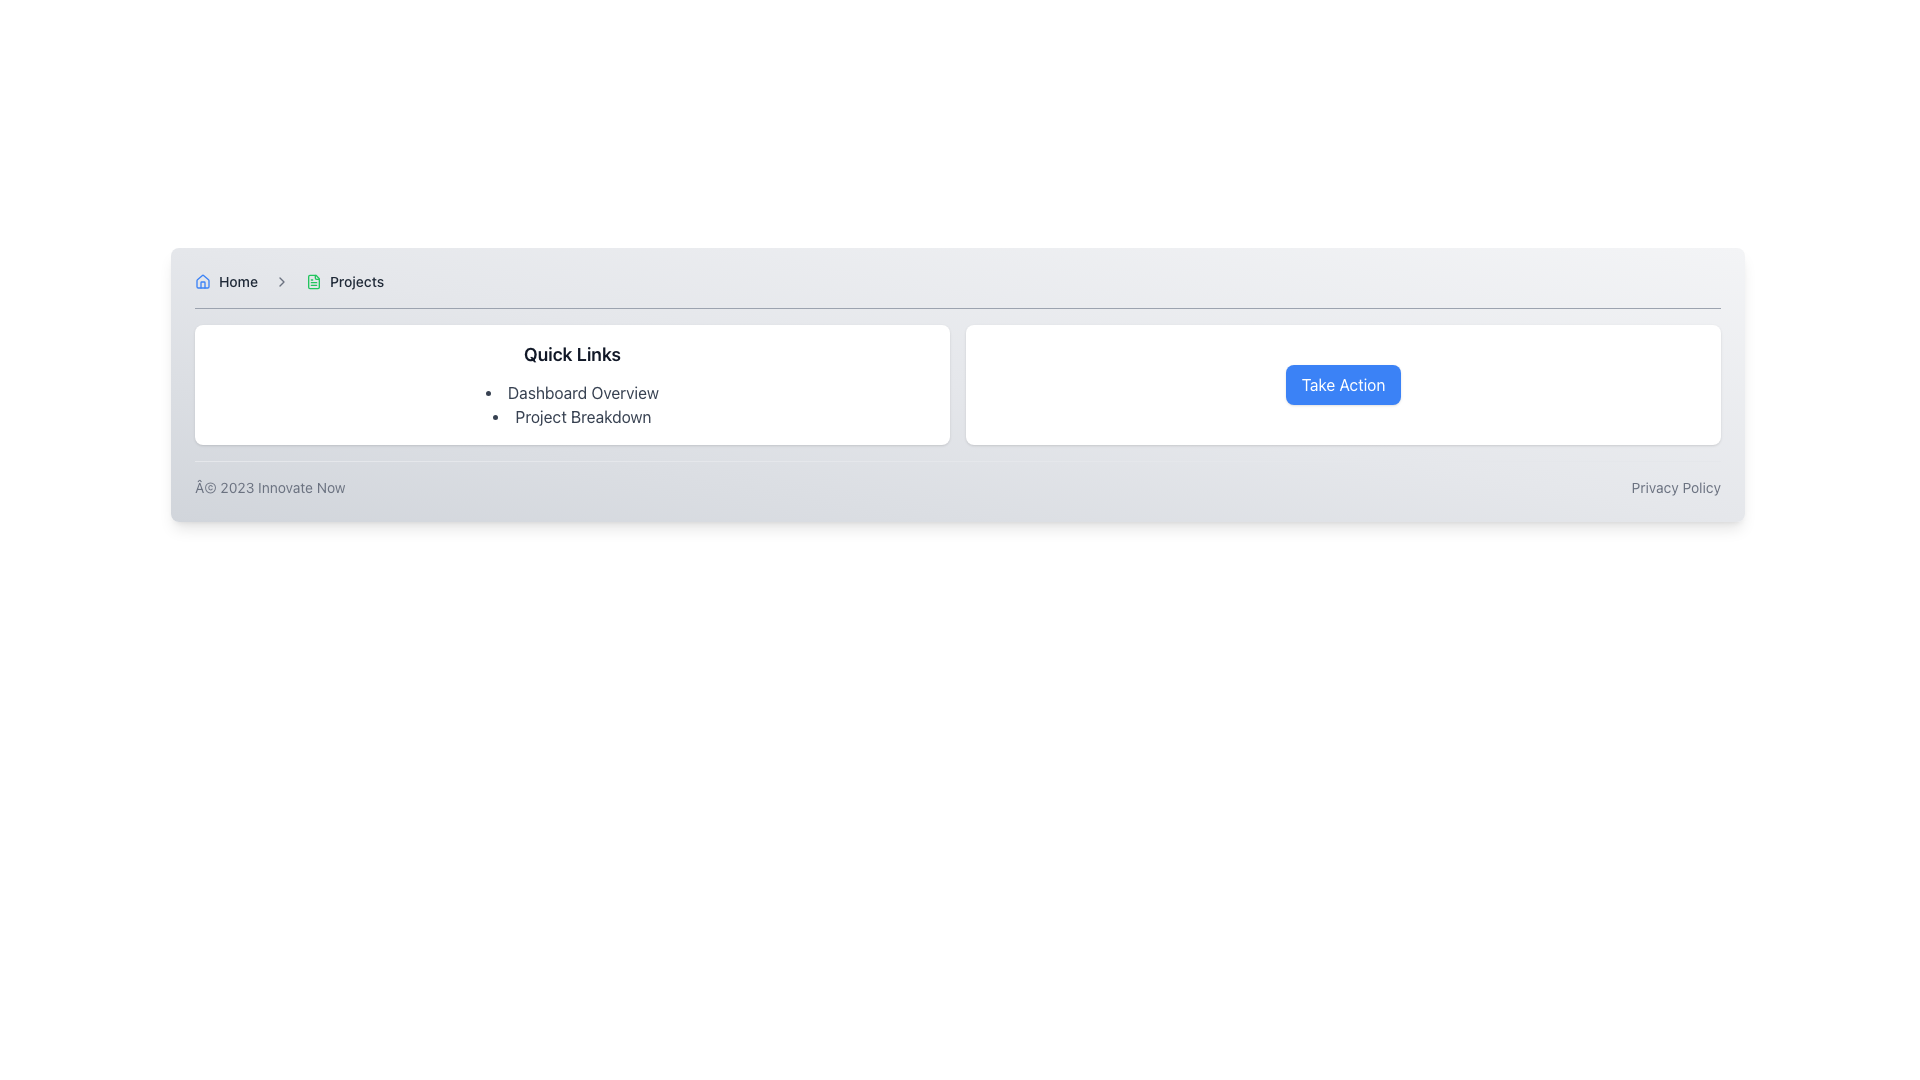 This screenshot has width=1920, height=1080. I want to click on the small green file document icon located to the left of the 'Projects' text in the breadcrumb navigation, so click(312, 281).